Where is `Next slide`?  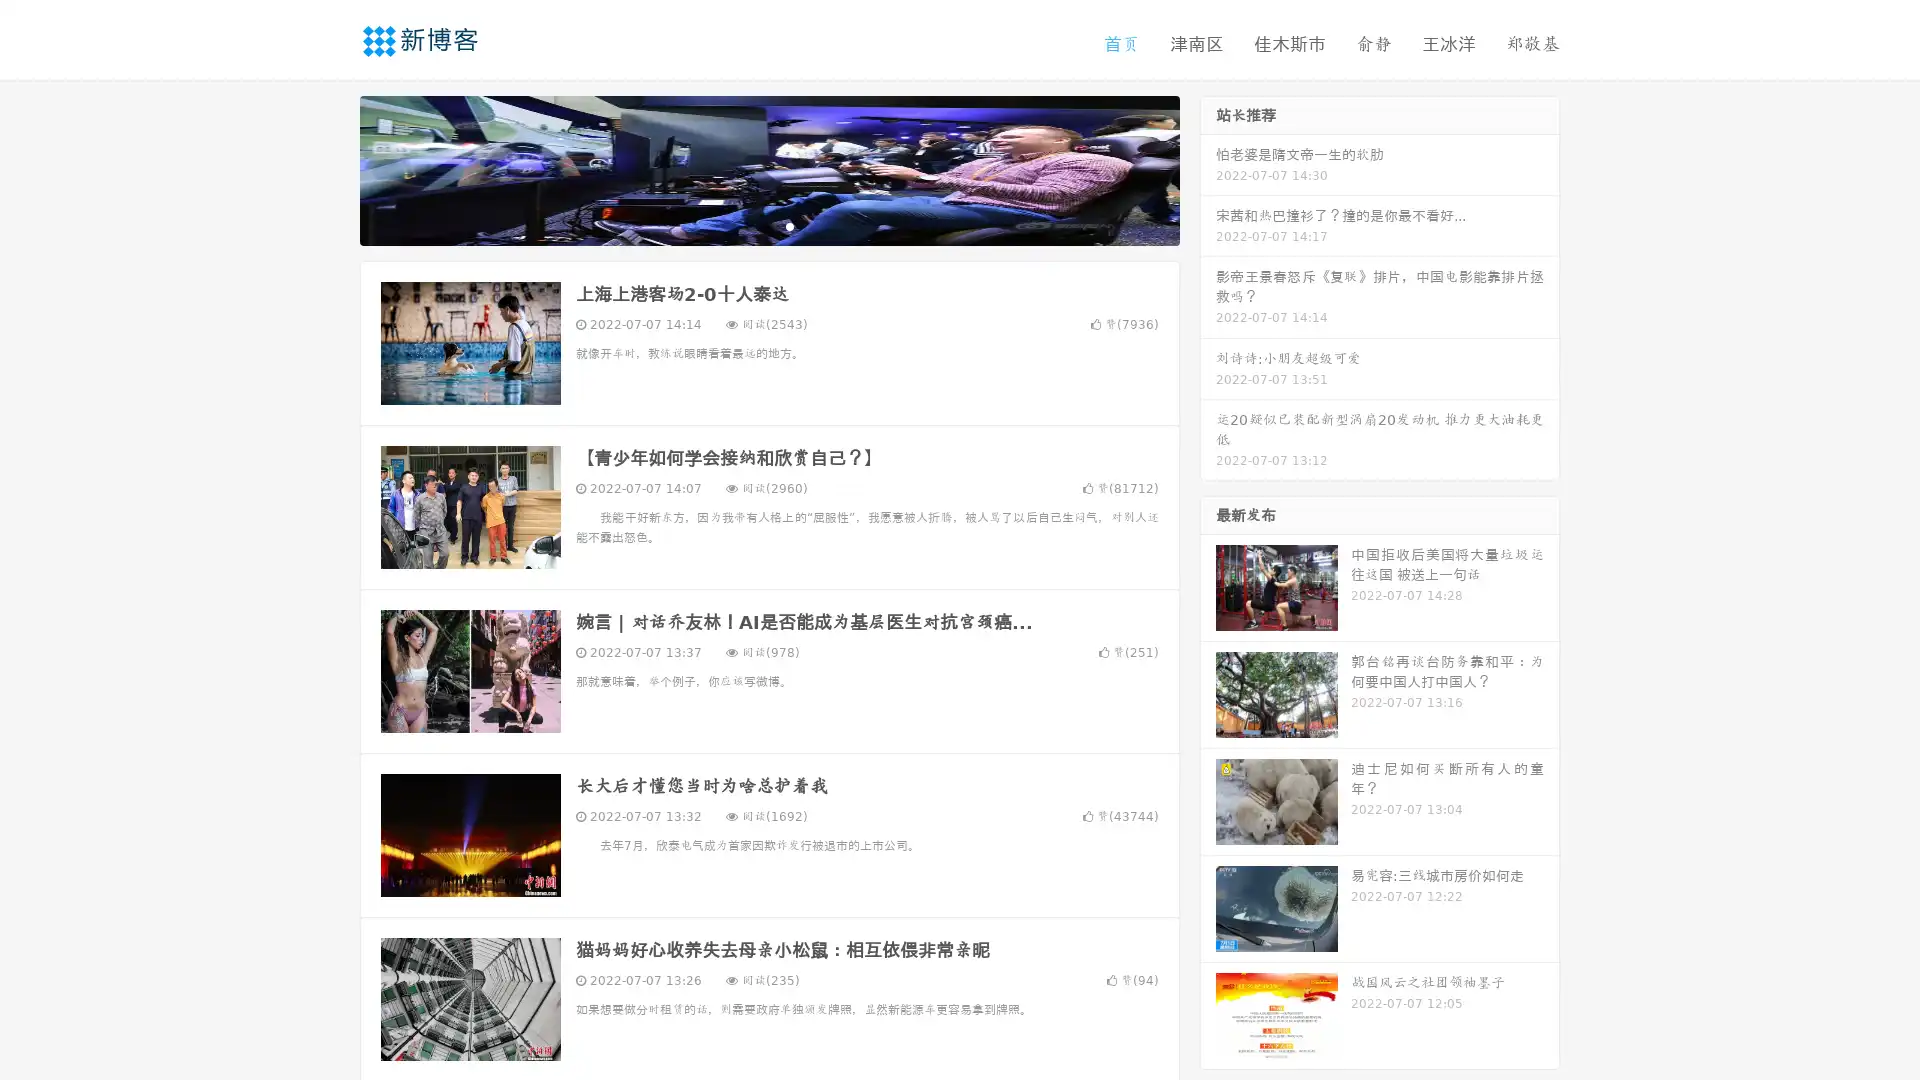
Next slide is located at coordinates (1208, 168).